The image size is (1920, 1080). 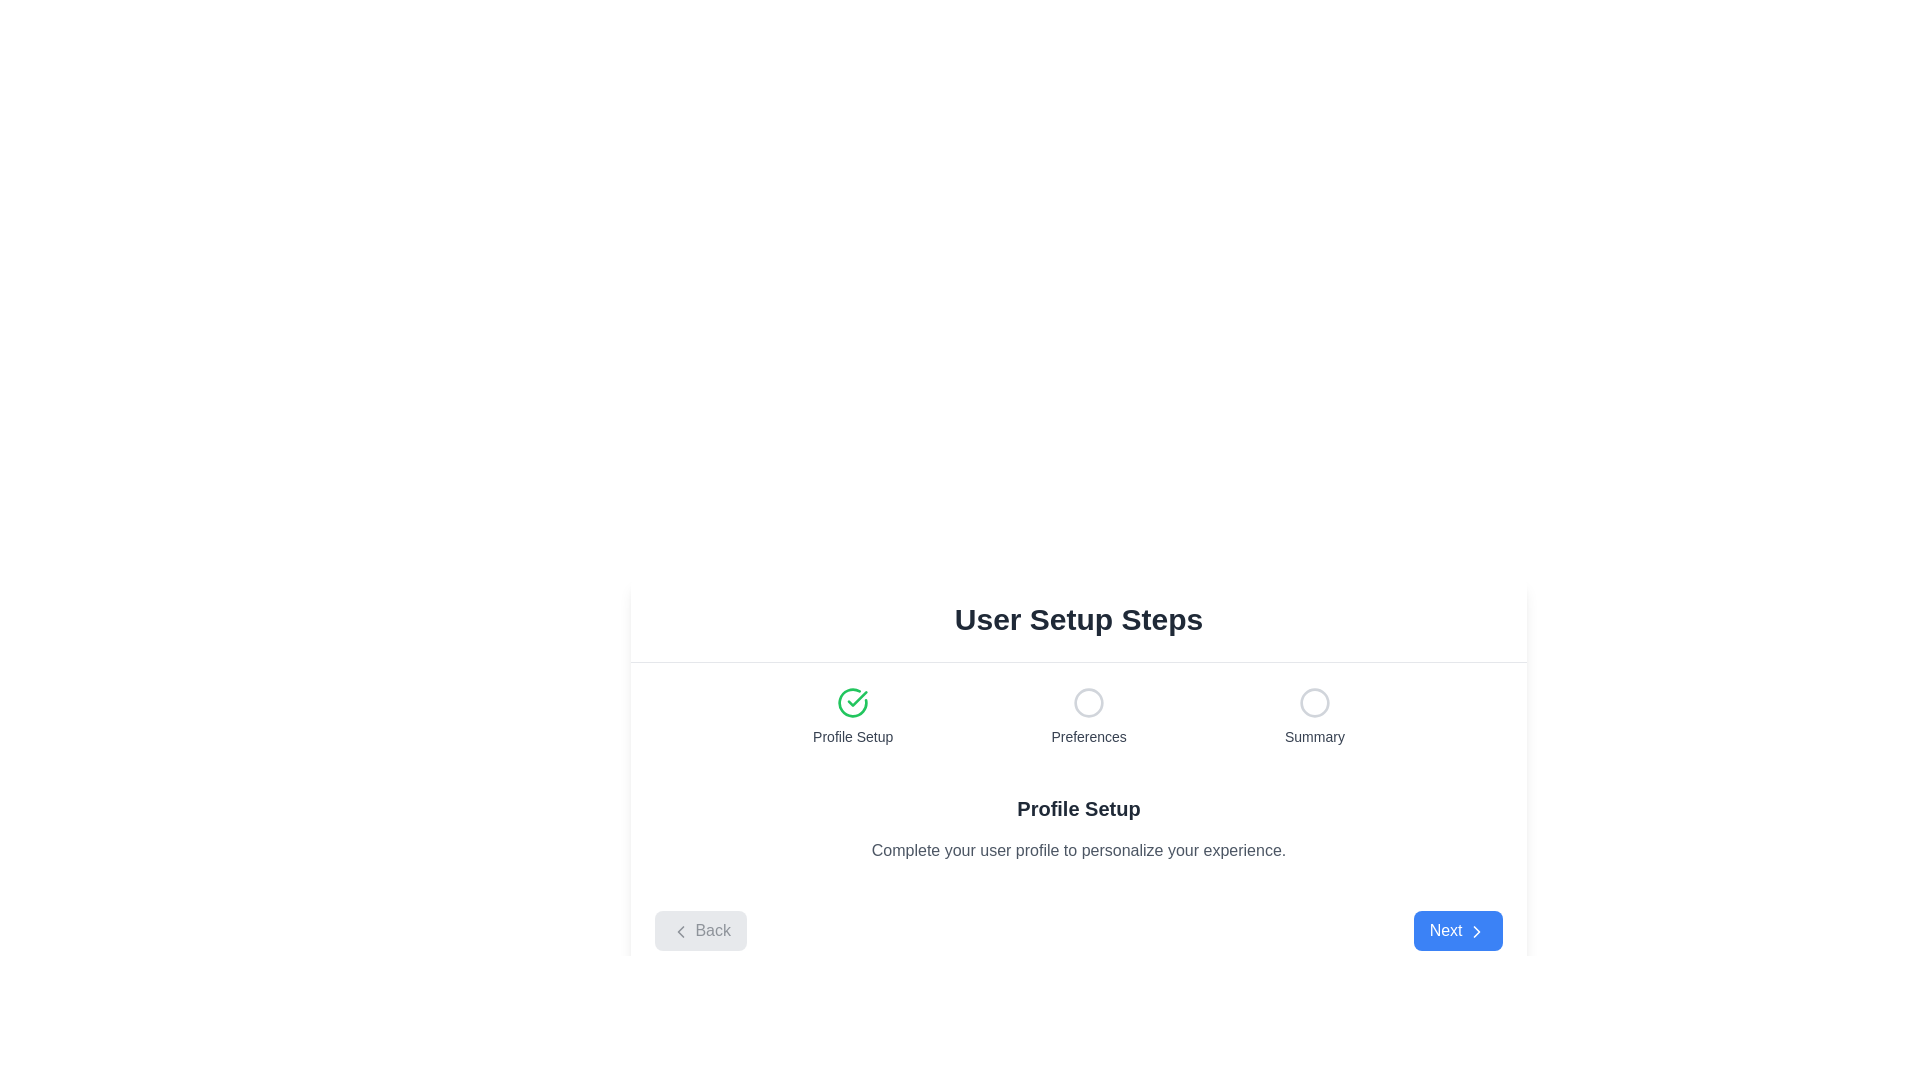 I want to click on the circular progress indicator representing the second step labeled 'Preferences' in the progress tracker, so click(x=1088, y=701).